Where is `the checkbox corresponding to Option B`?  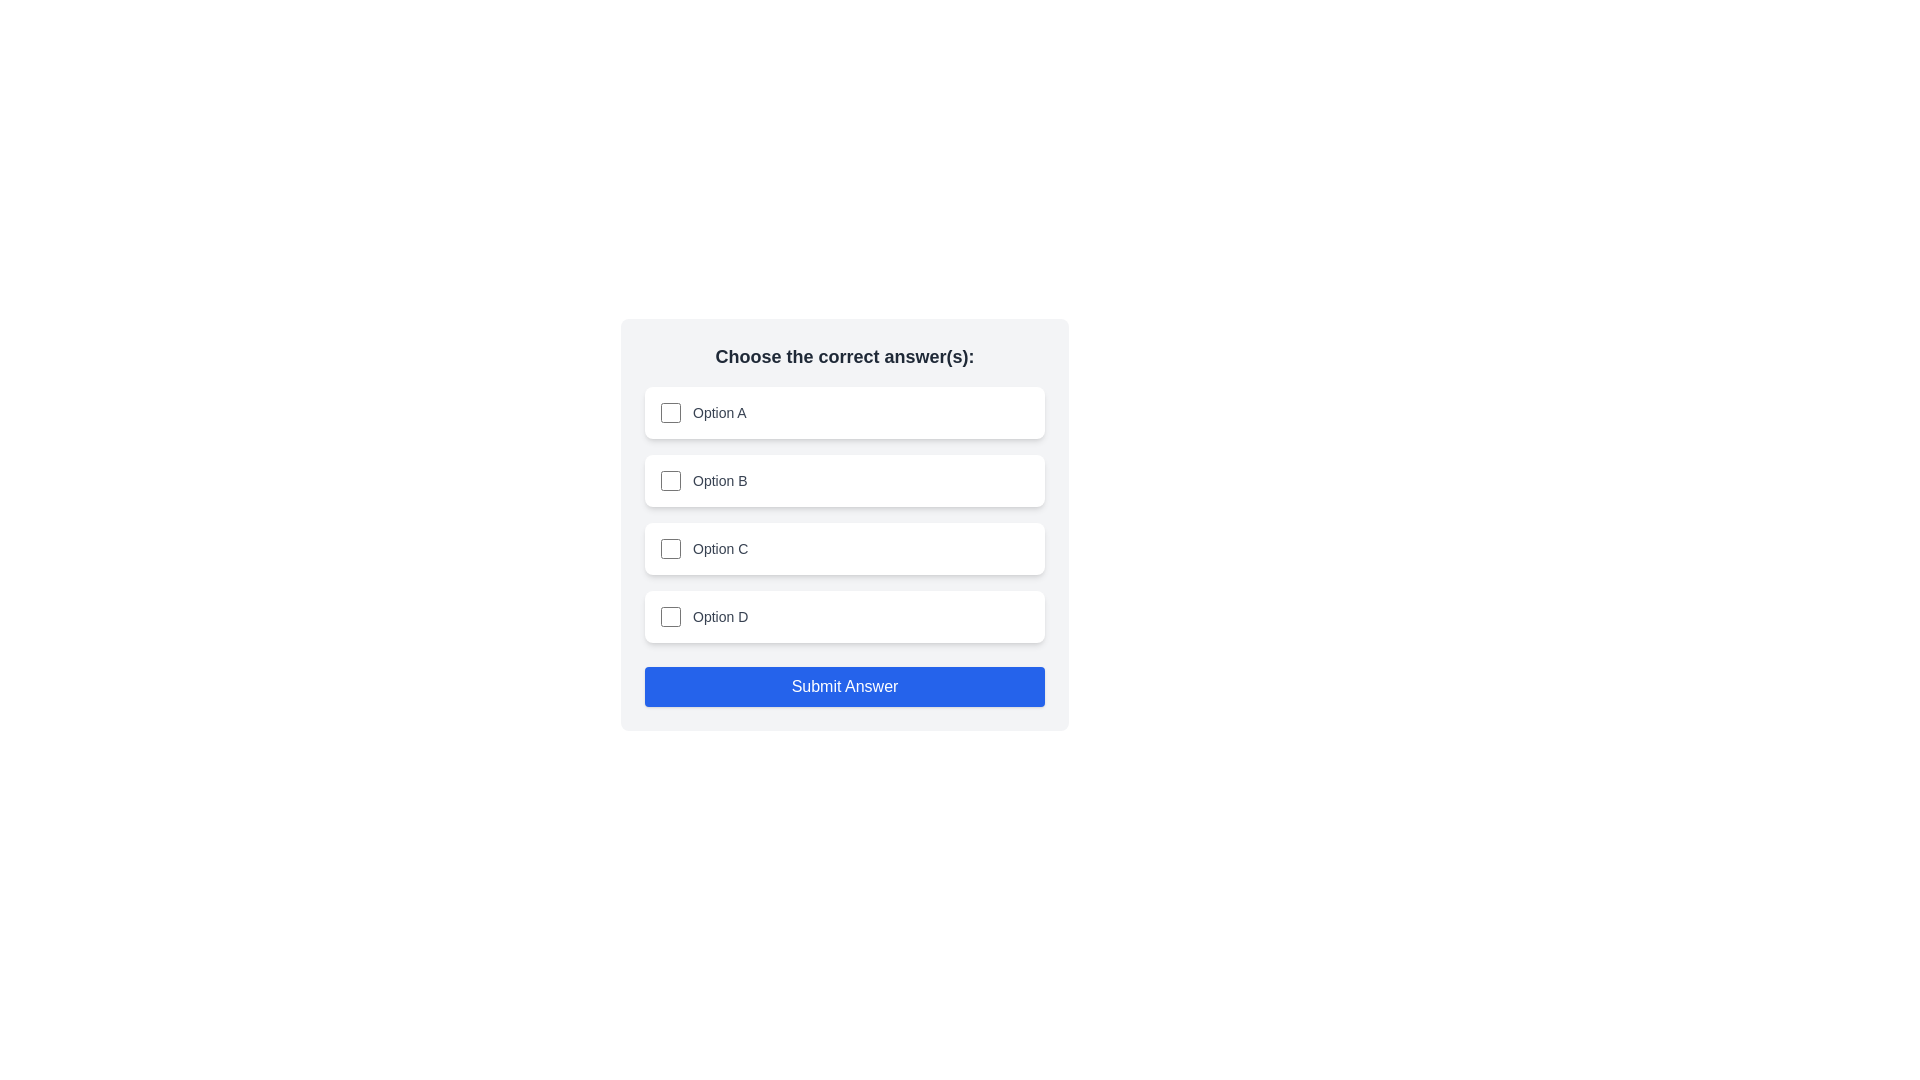 the checkbox corresponding to Option B is located at coordinates (671, 481).